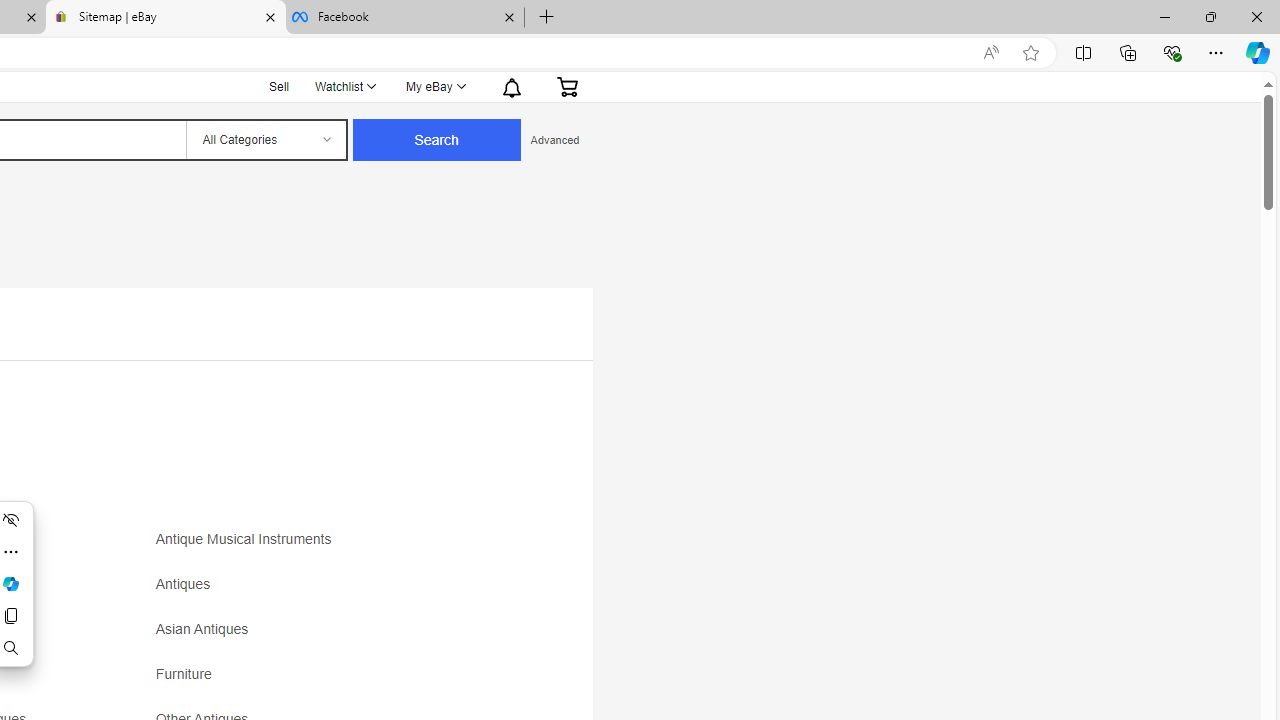 The image size is (1280, 720). I want to click on 'Facebook', so click(403, 17).